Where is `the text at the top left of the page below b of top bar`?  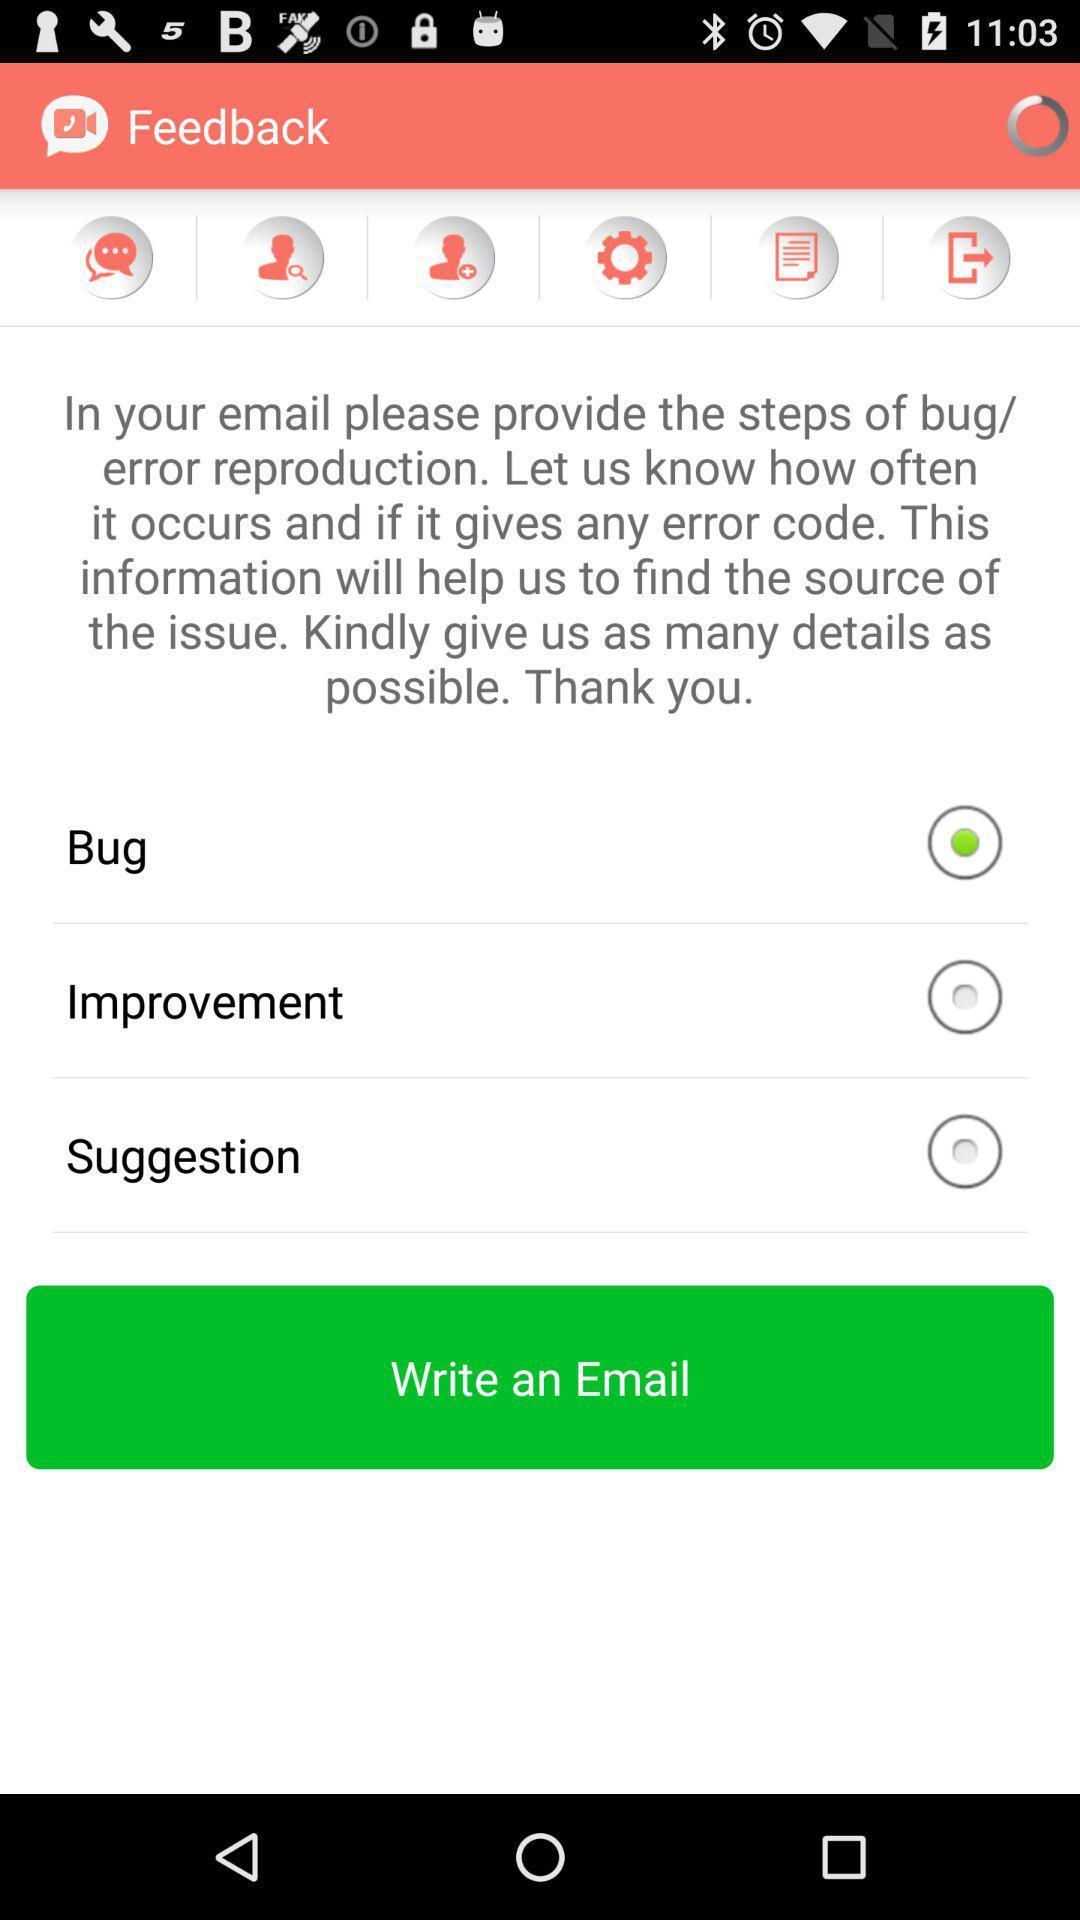
the text at the top left of the page below b of top bar is located at coordinates (185, 124).